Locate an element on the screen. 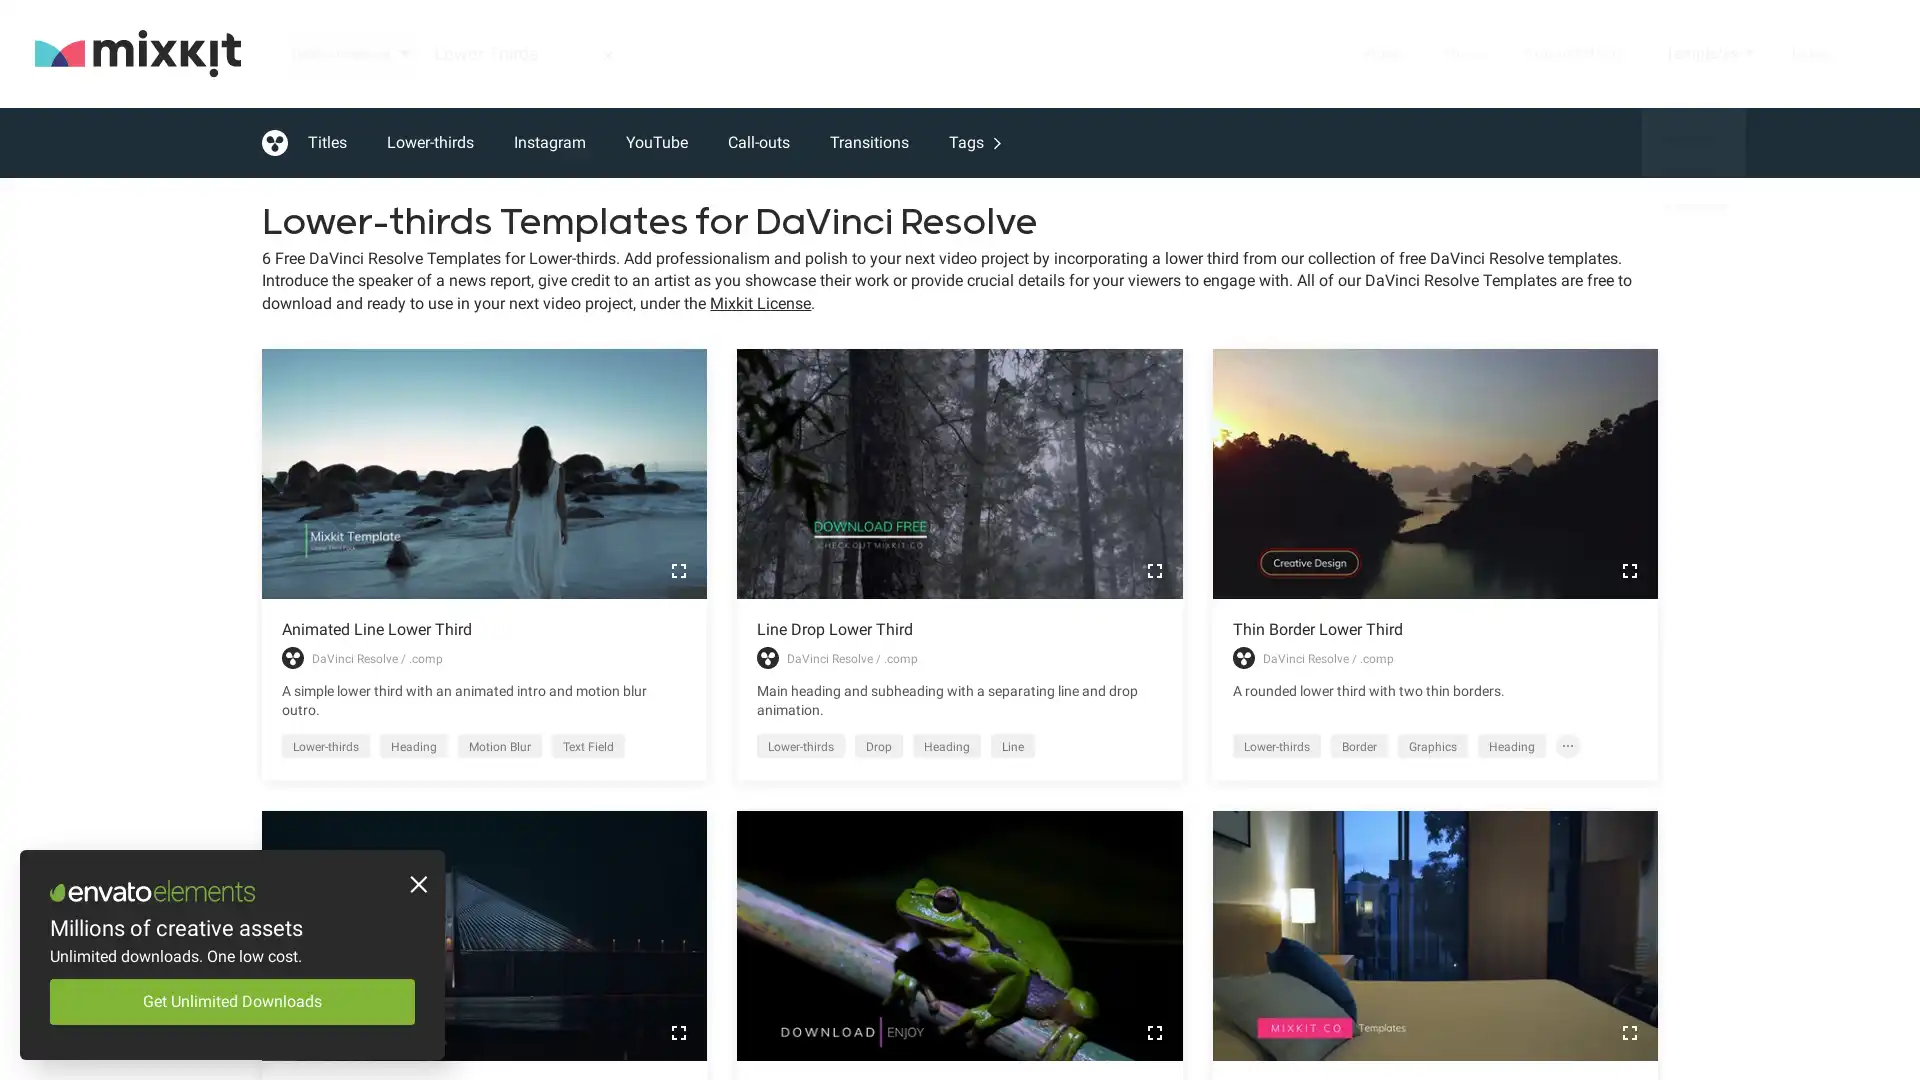 This screenshot has height=1080, width=1920. View Fullscreen is located at coordinates (678, 570).